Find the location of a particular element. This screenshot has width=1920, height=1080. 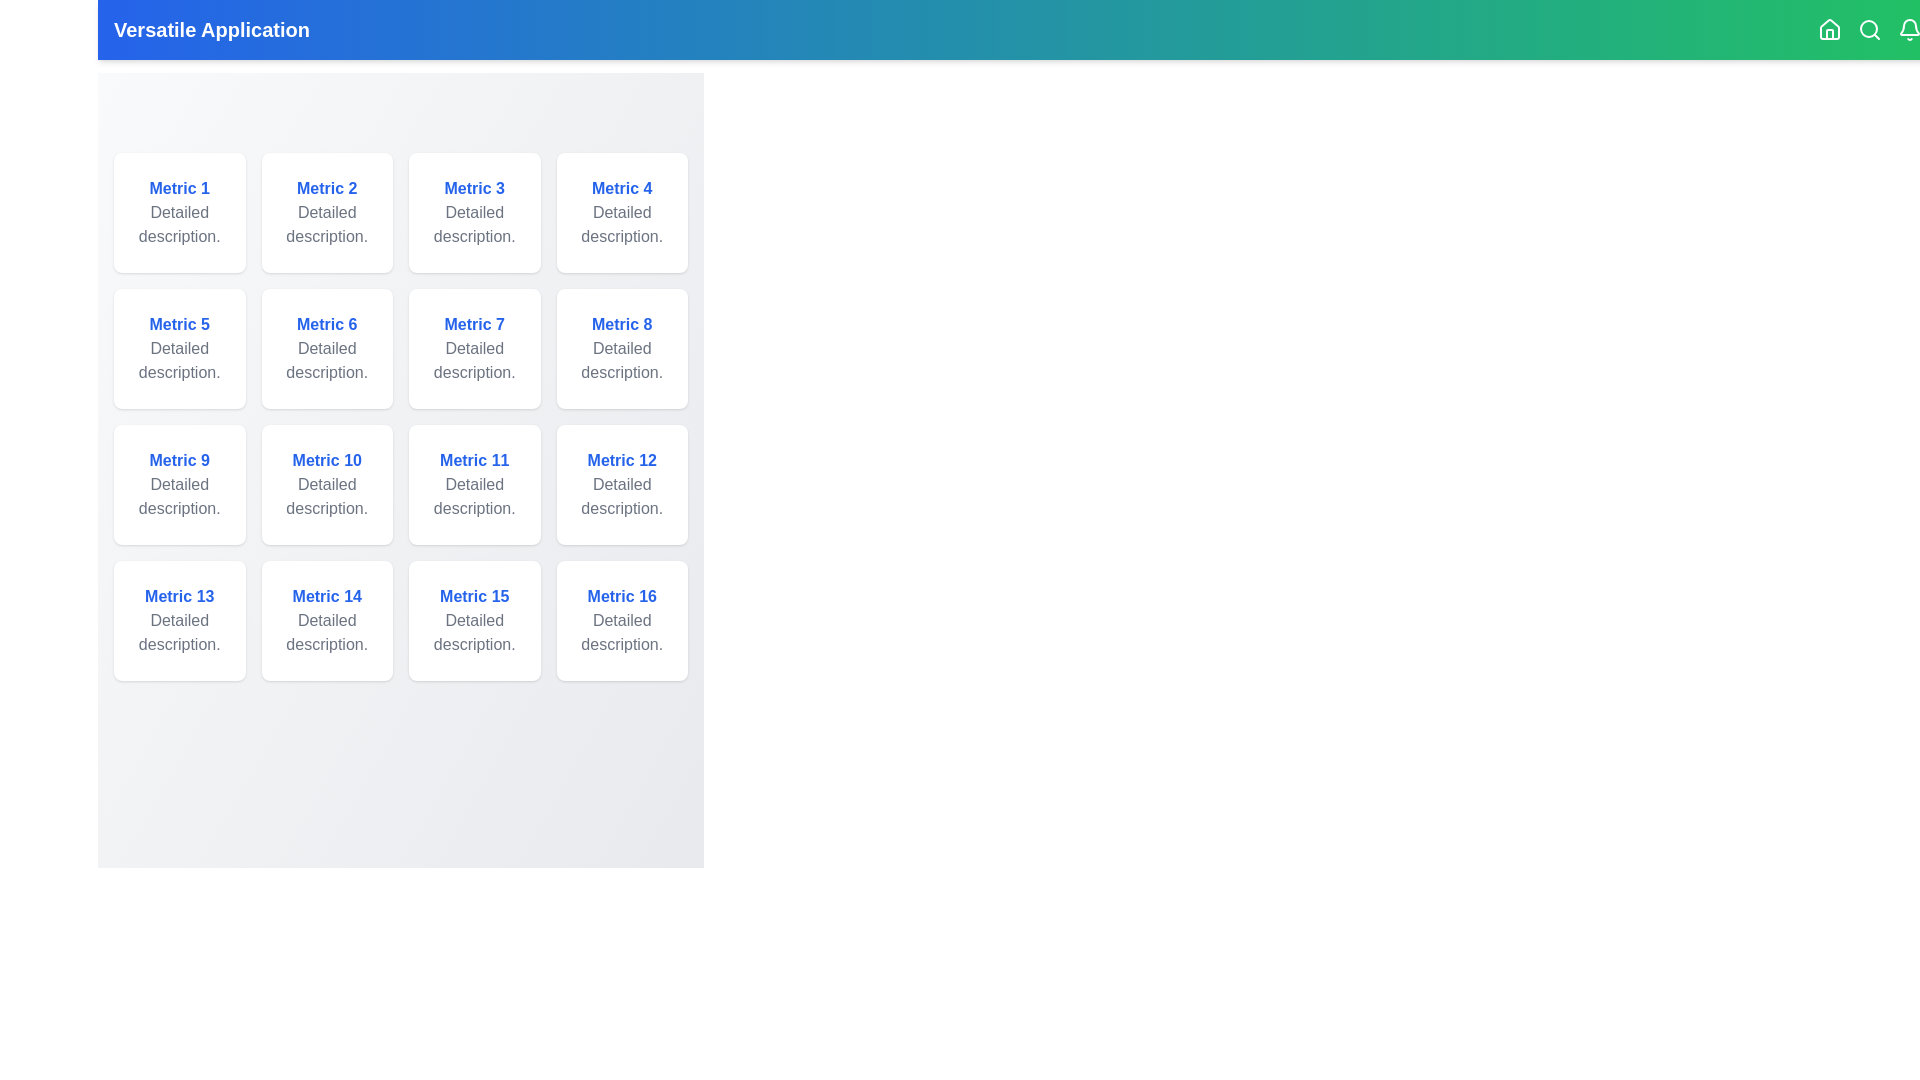

the Bell icon in the app bar is located at coordinates (1909, 30).